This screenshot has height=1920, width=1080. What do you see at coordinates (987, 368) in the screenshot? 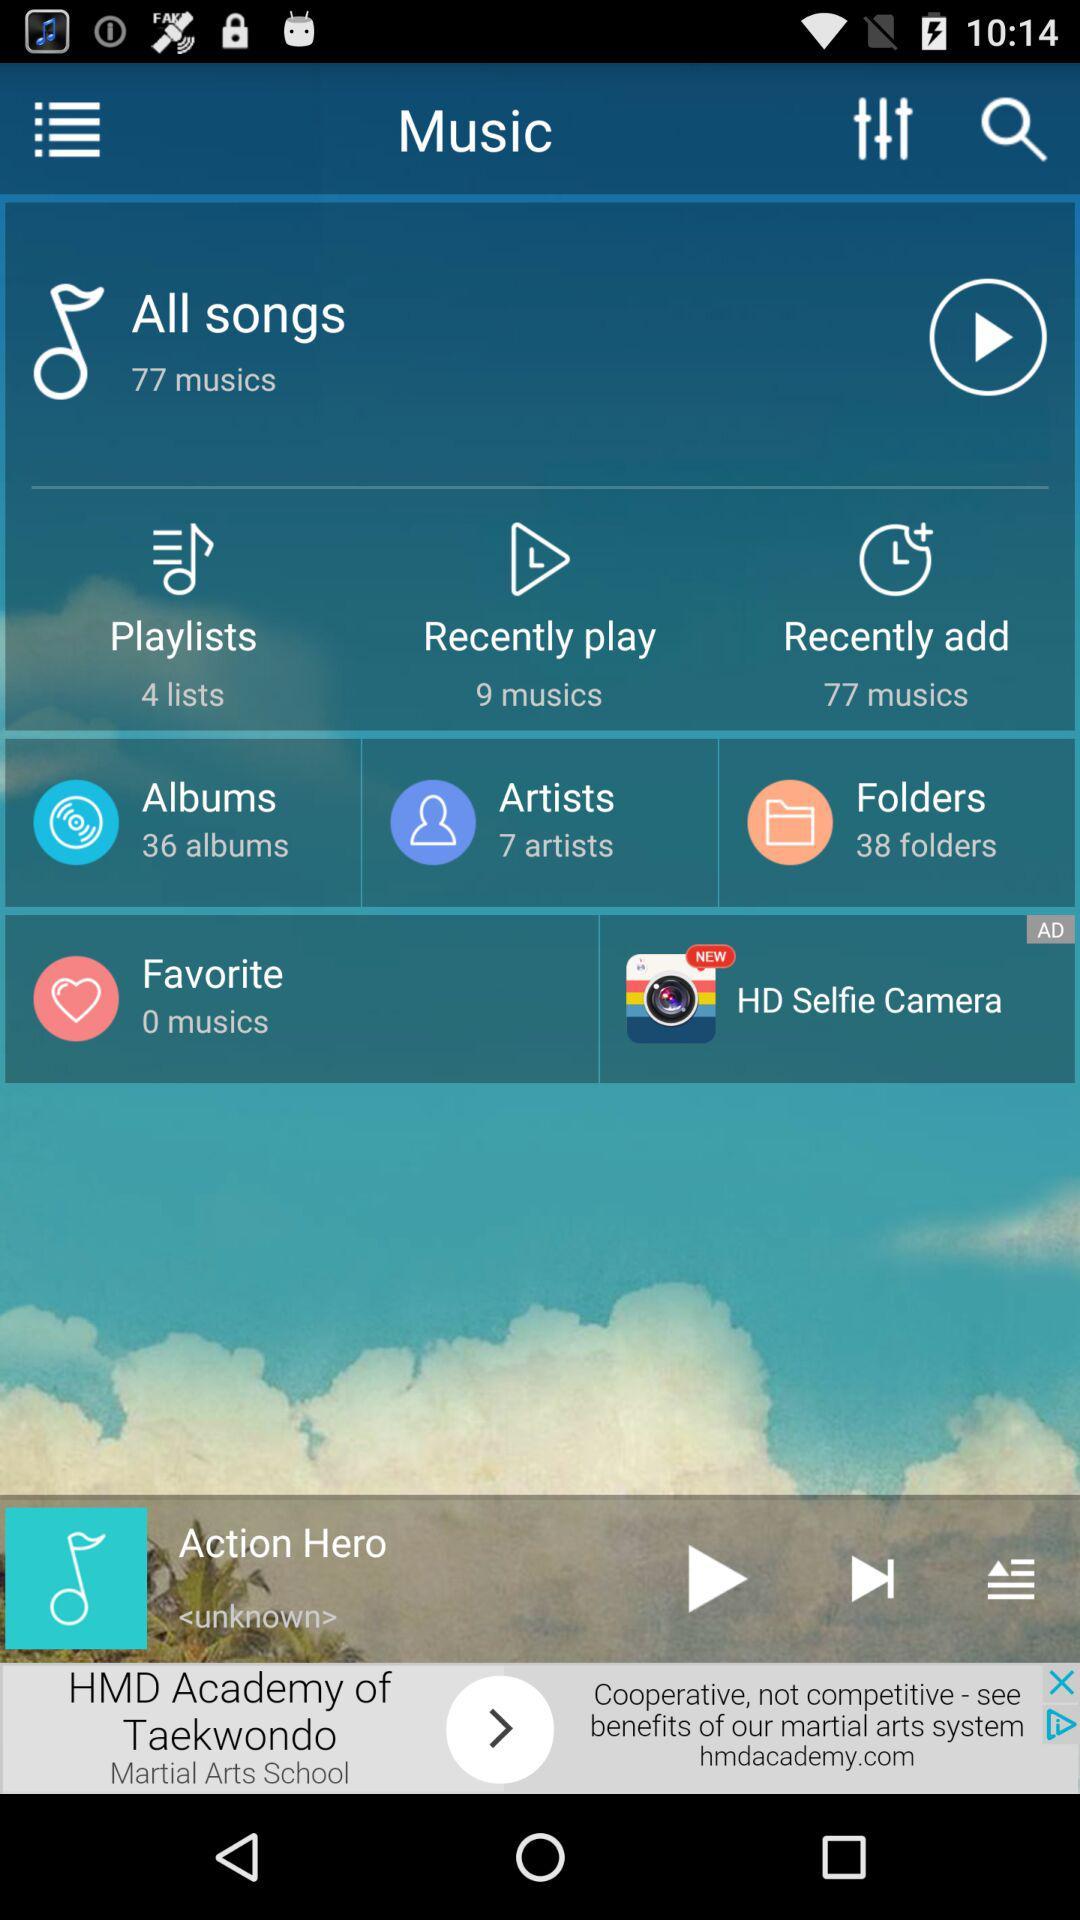
I see `the play icon` at bounding box center [987, 368].